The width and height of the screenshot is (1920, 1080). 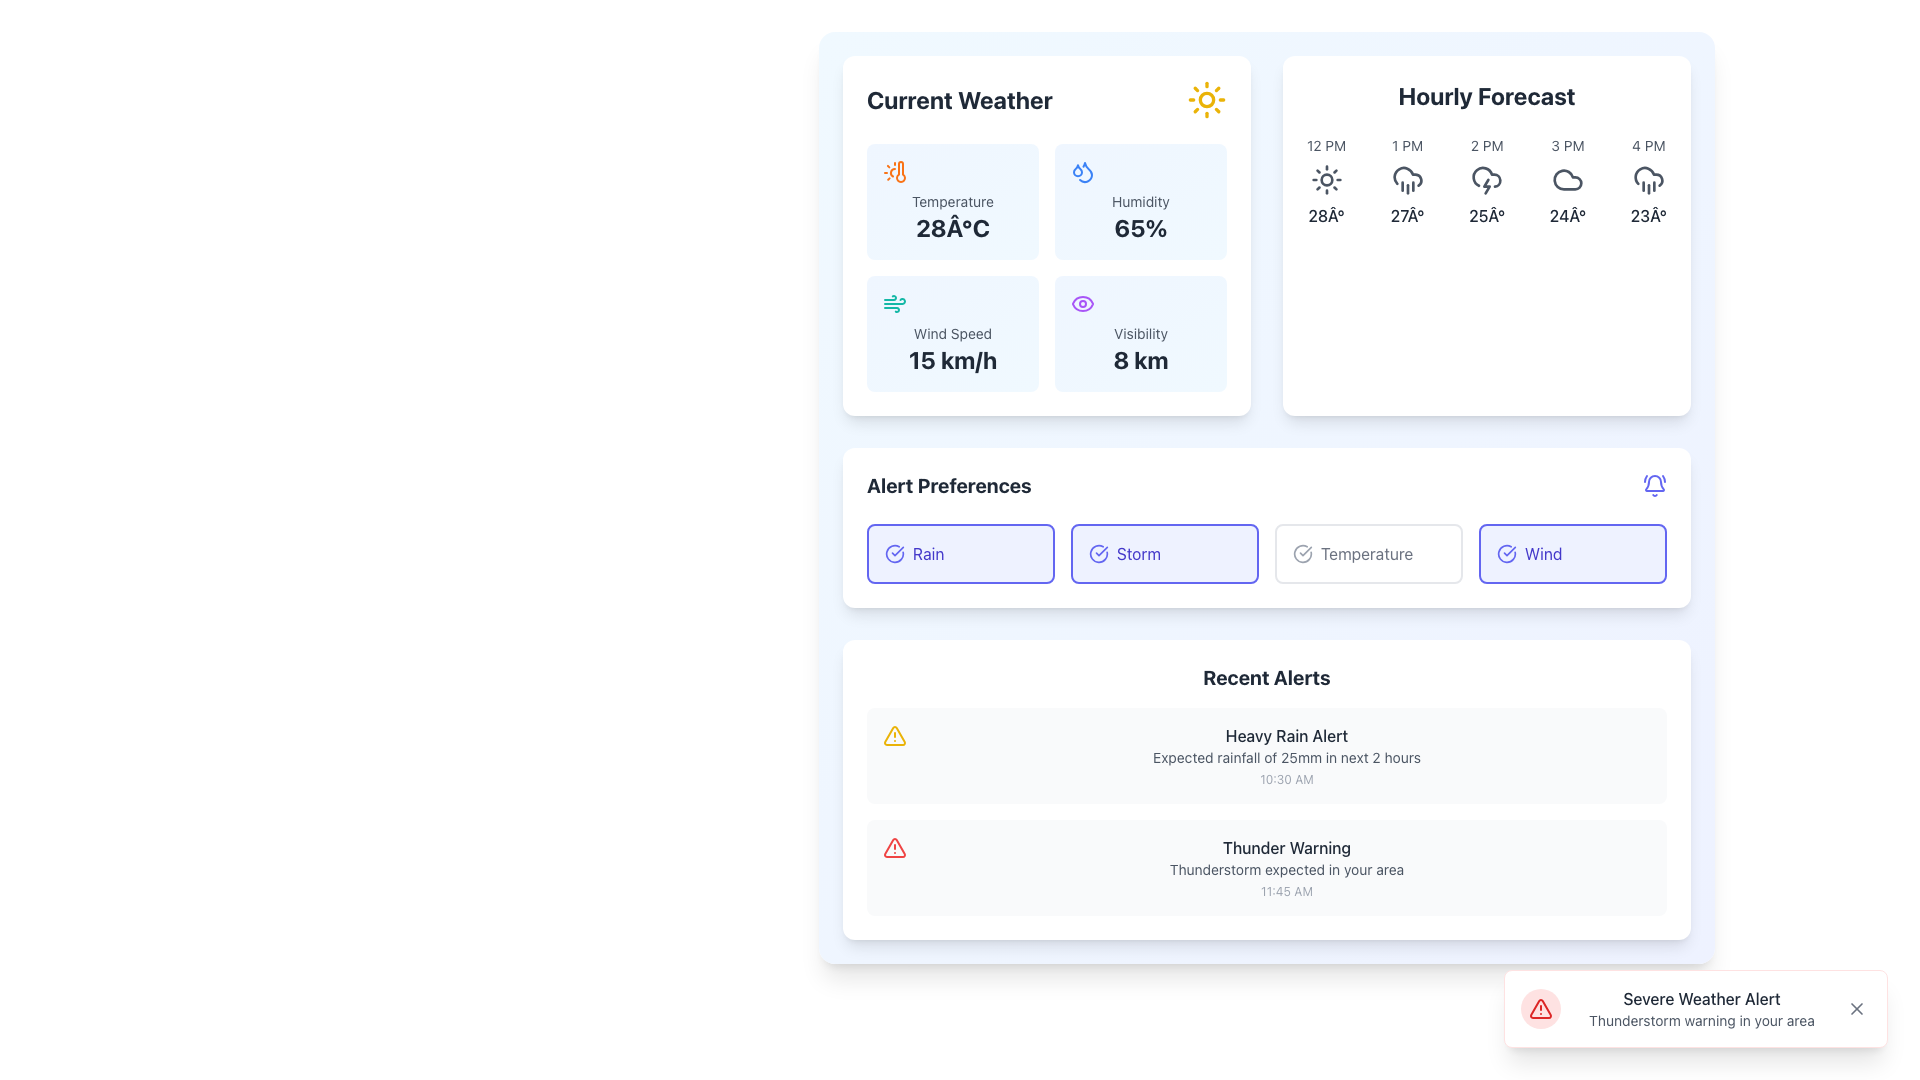 I want to click on the orange circular decorative graphic element that represents the sun in the 'Current Weather' section of the interface, so click(x=1205, y=100).